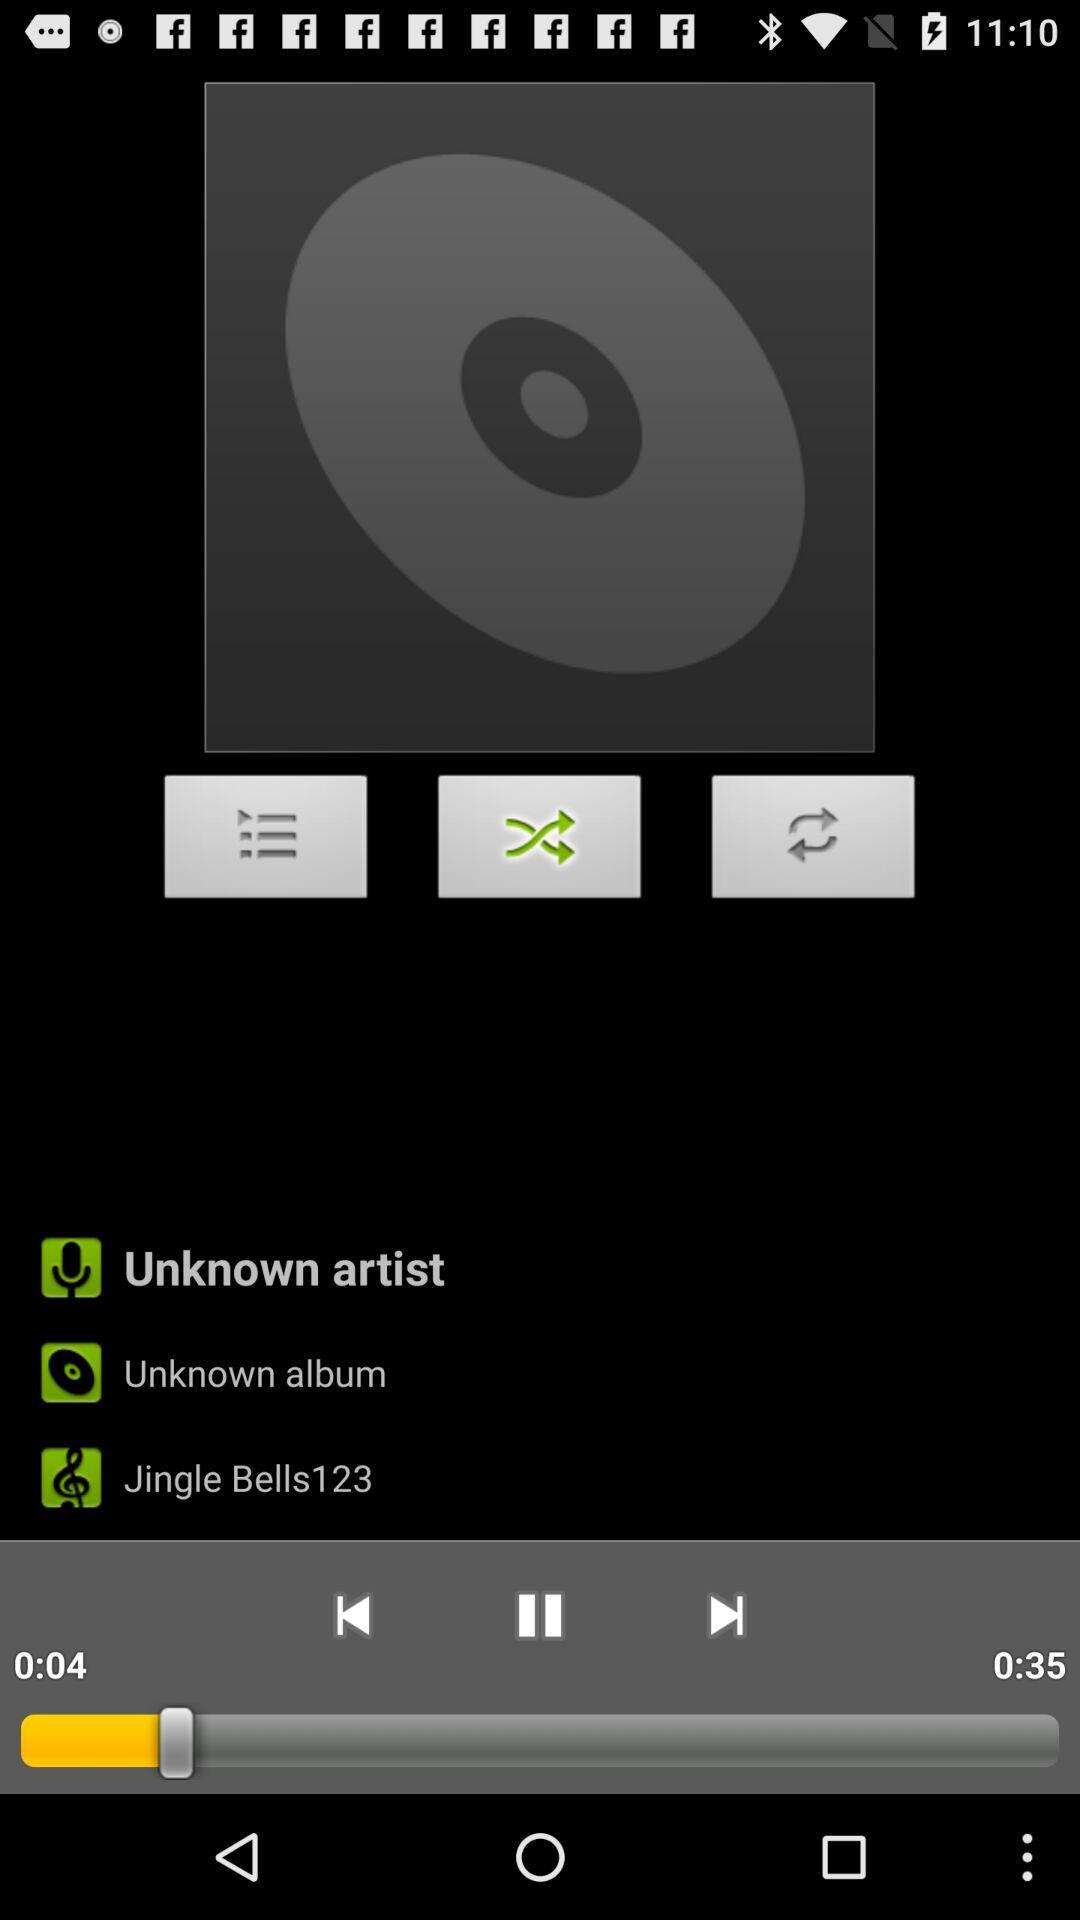  What do you see at coordinates (540, 900) in the screenshot?
I see `the close icon` at bounding box center [540, 900].